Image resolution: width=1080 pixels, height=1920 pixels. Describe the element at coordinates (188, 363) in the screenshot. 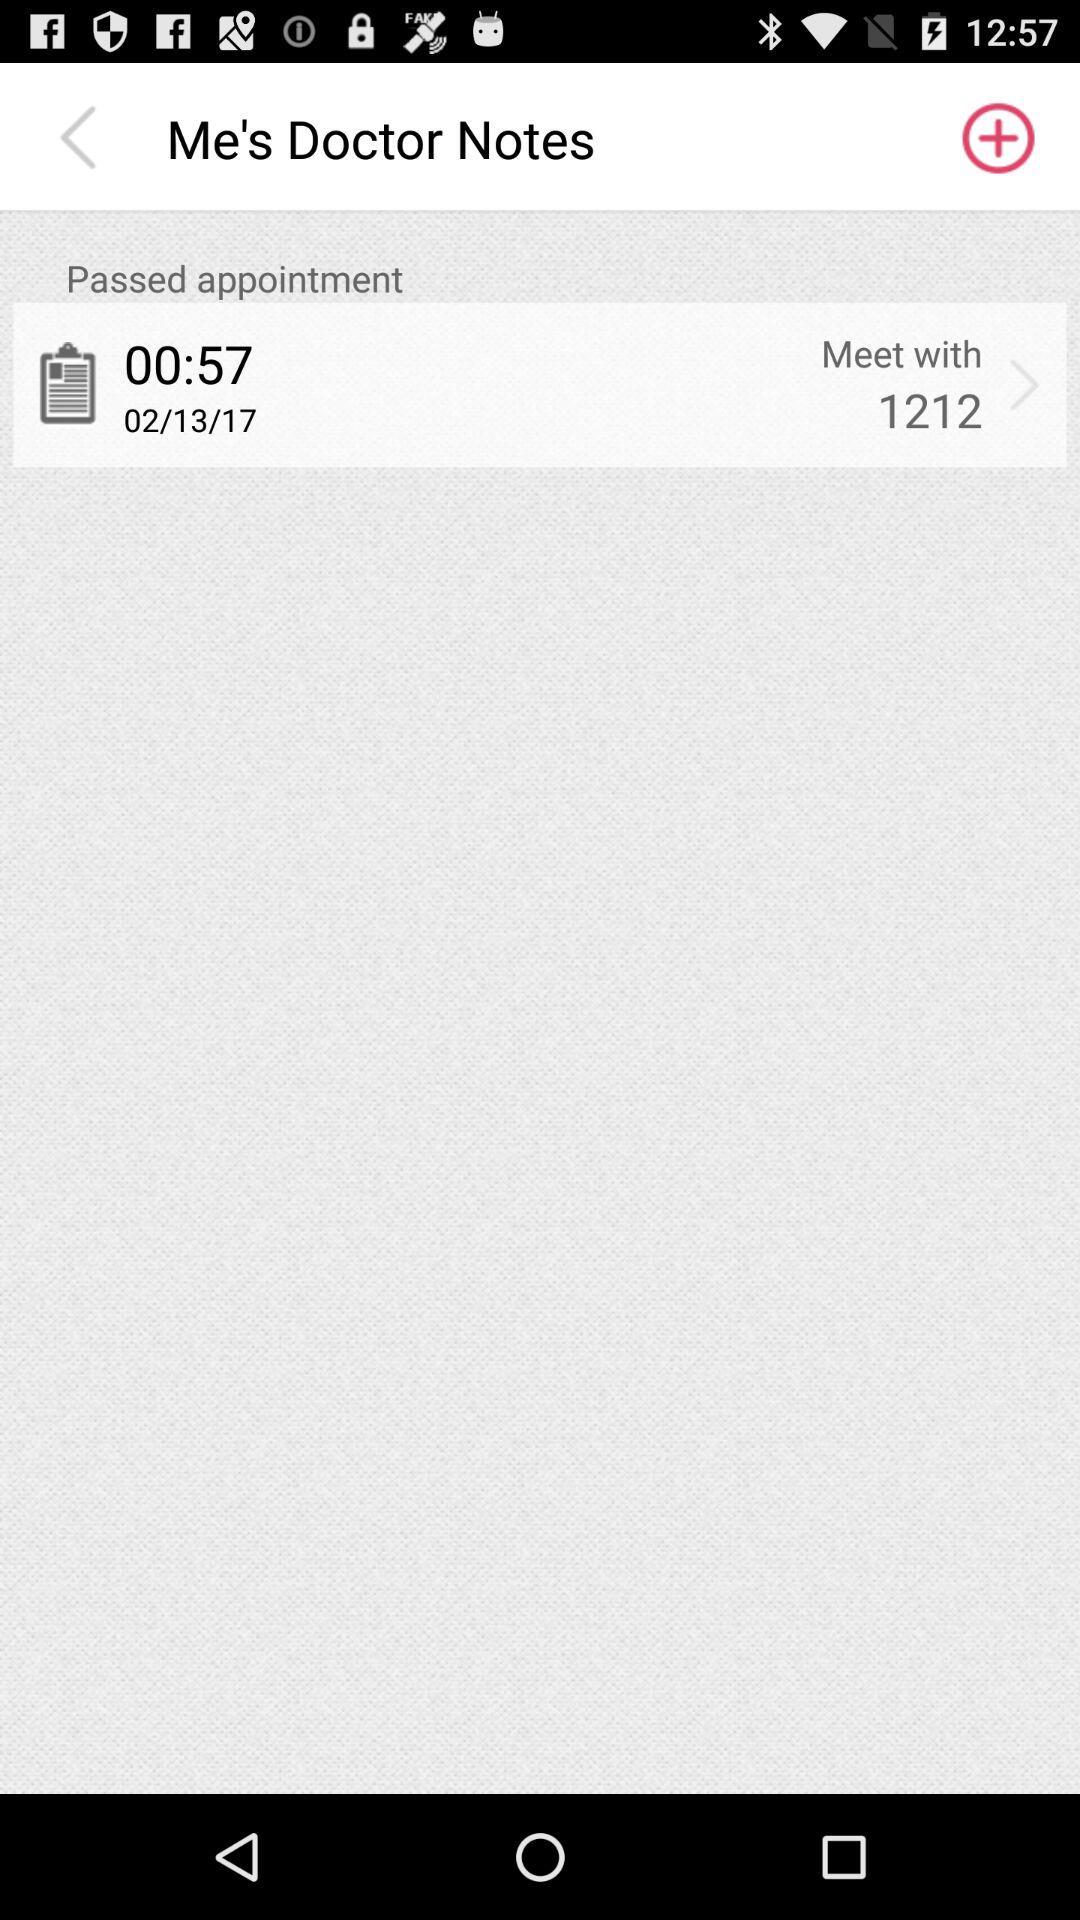

I see `00:57 item` at that location.